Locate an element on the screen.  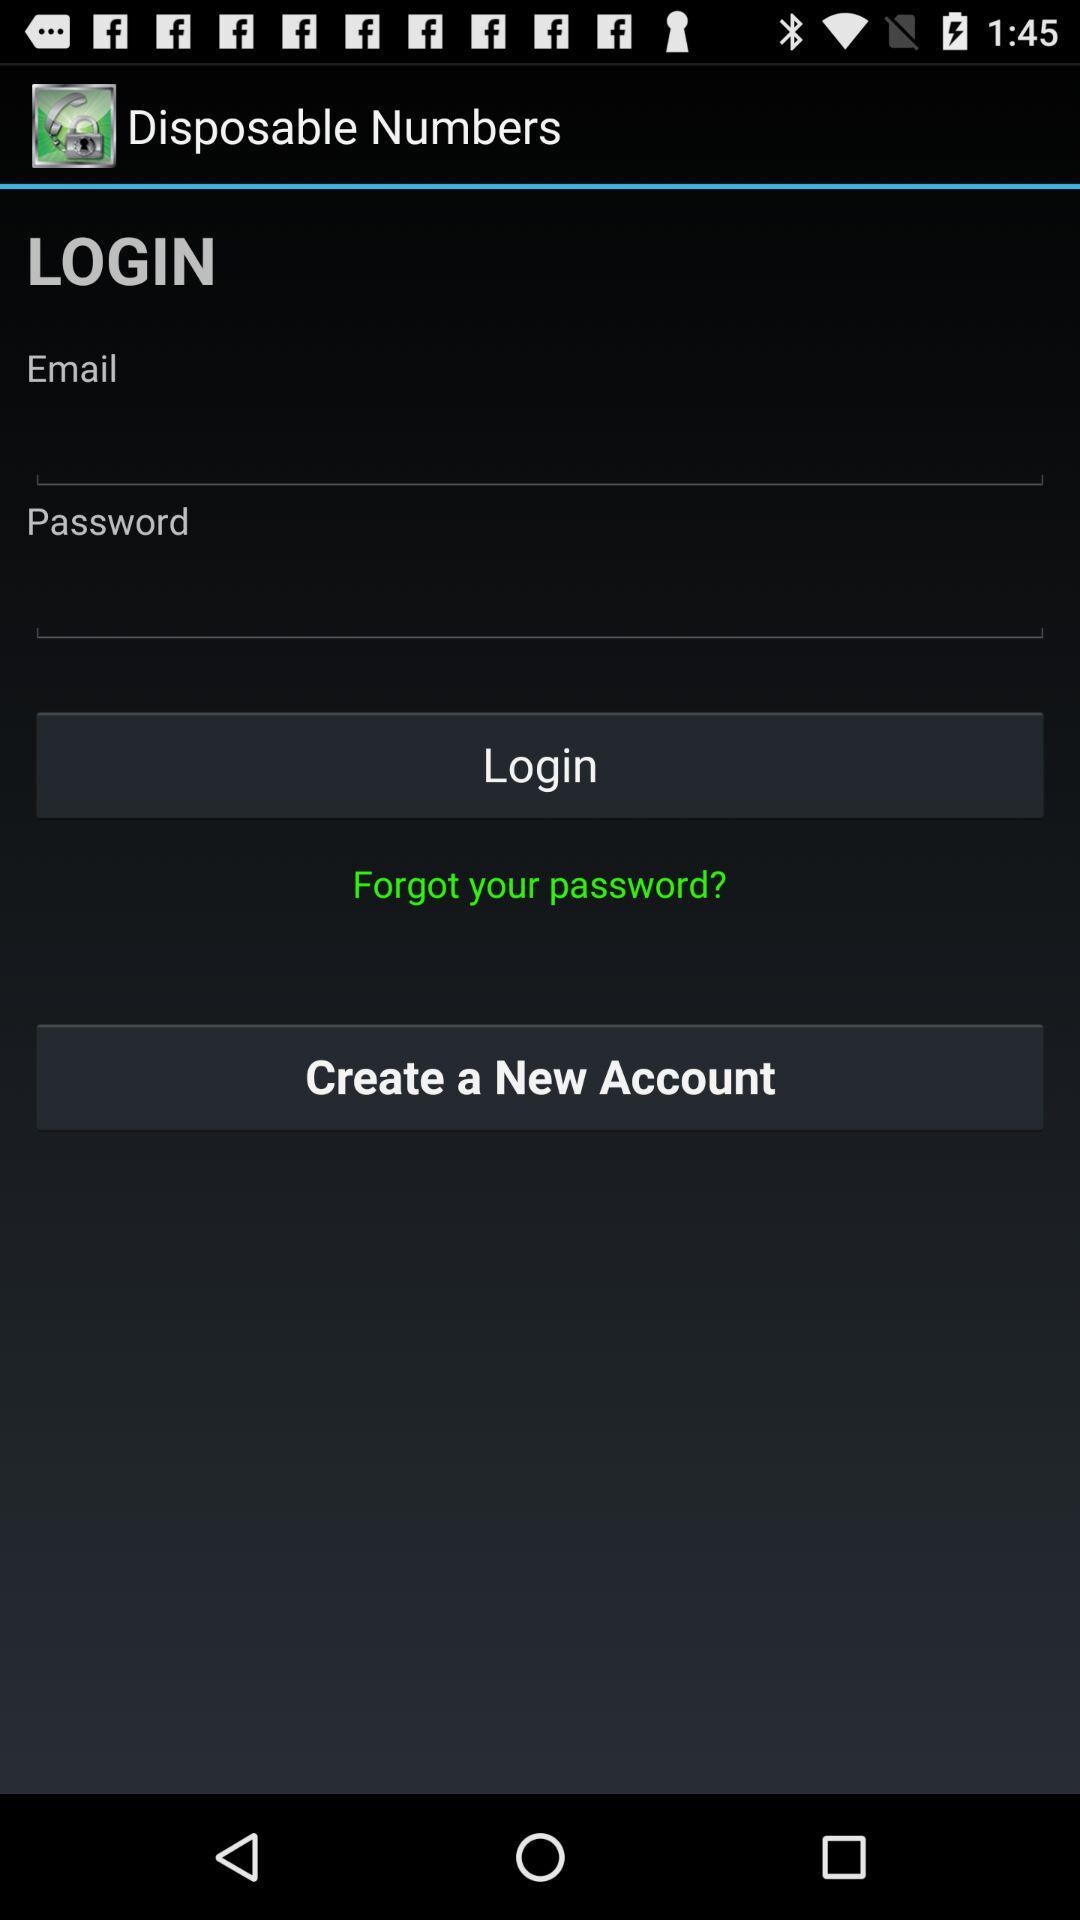
email field is located at coordinates (540, 442).